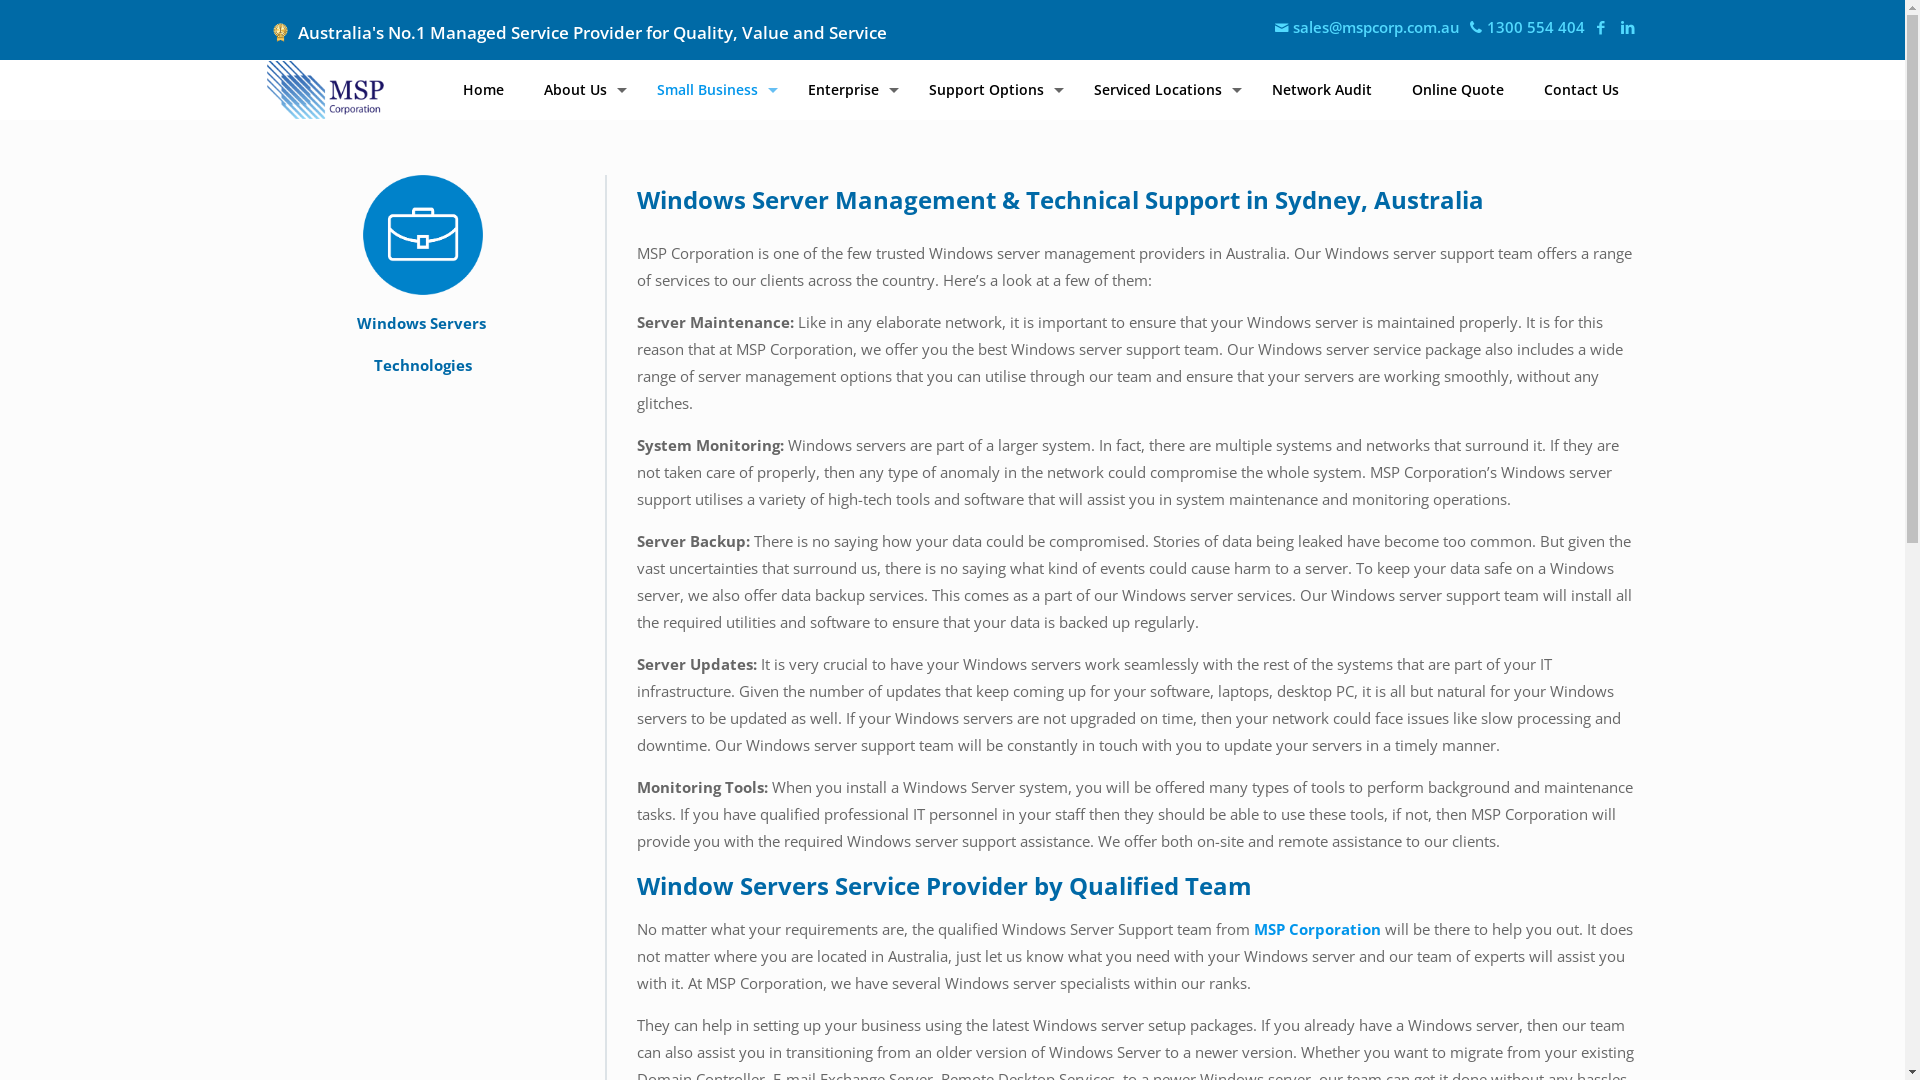 Image resolution: width=1920 pixels, height=1080 pixels. I want to click on 'Home', so click(482, 88).